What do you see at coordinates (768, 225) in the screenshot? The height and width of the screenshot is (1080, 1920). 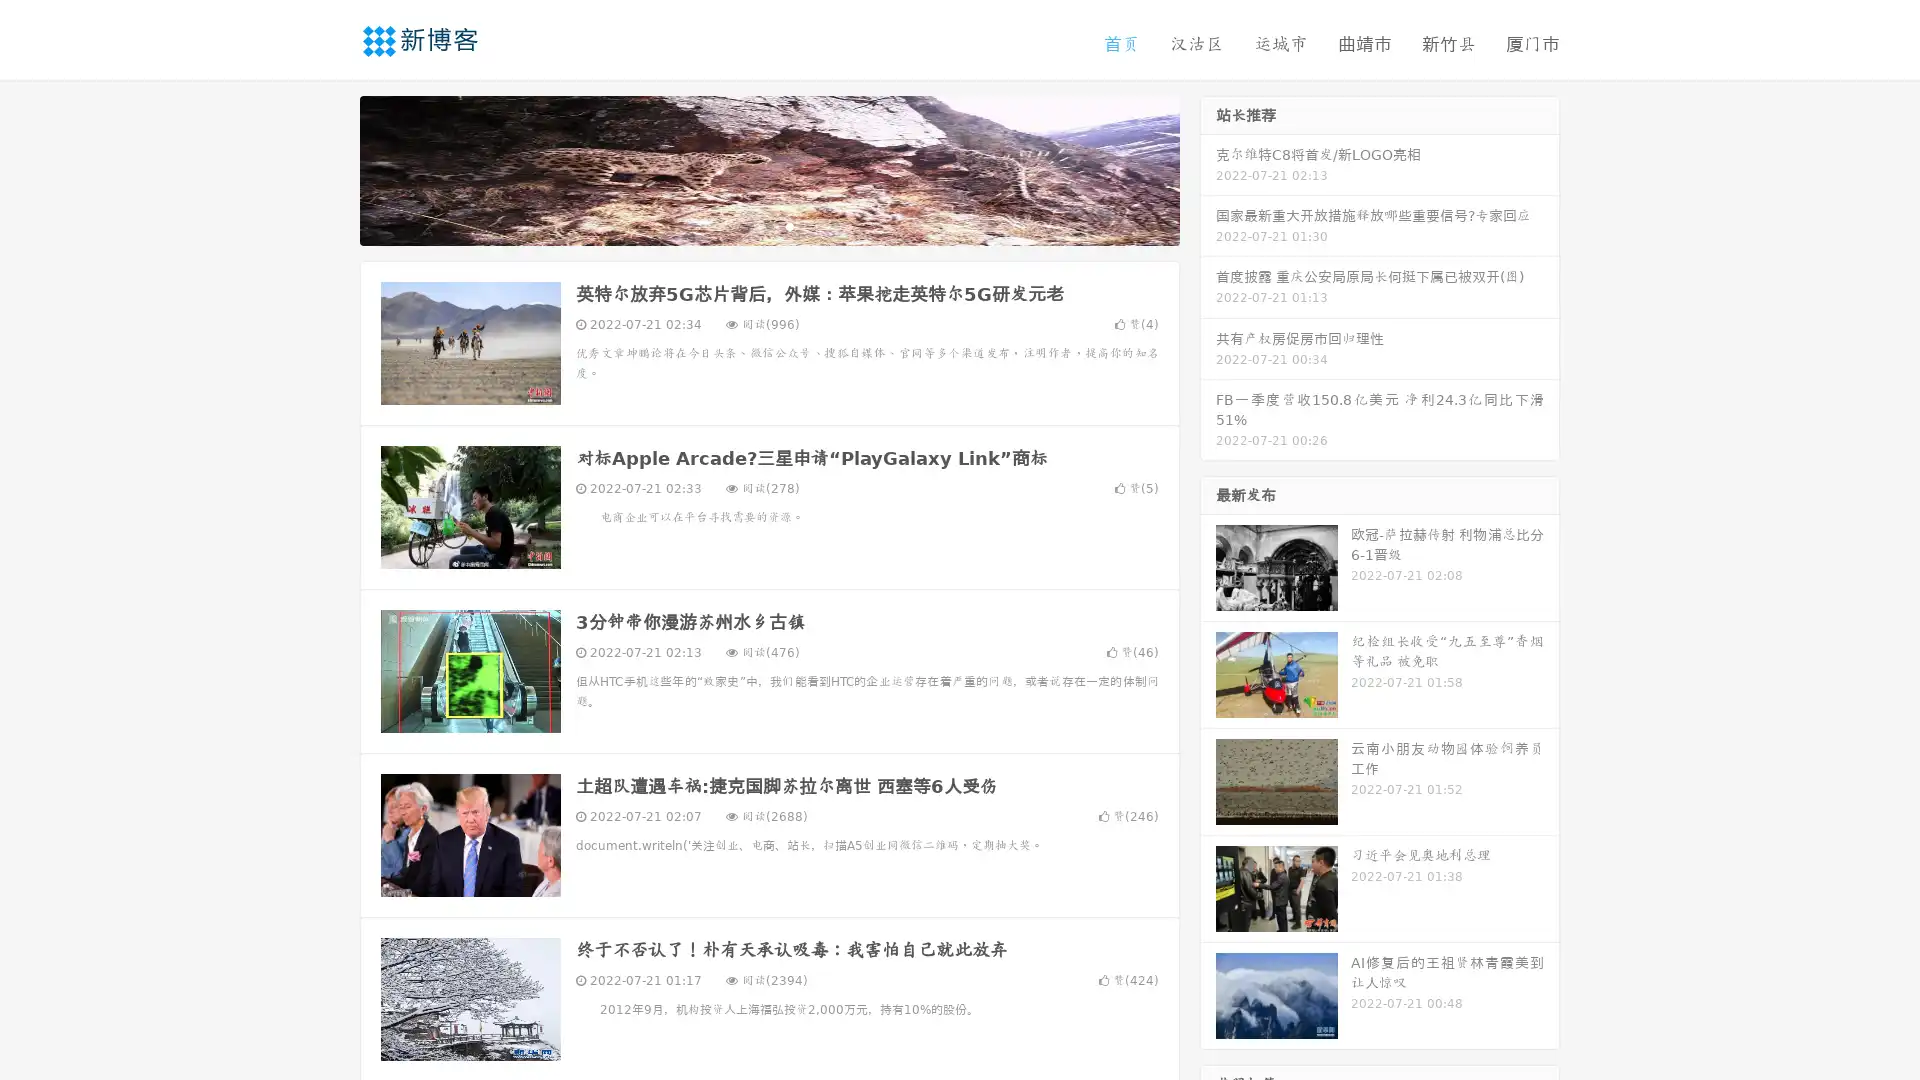 I see `Go to slide 2` at bounding box center [768, 225].